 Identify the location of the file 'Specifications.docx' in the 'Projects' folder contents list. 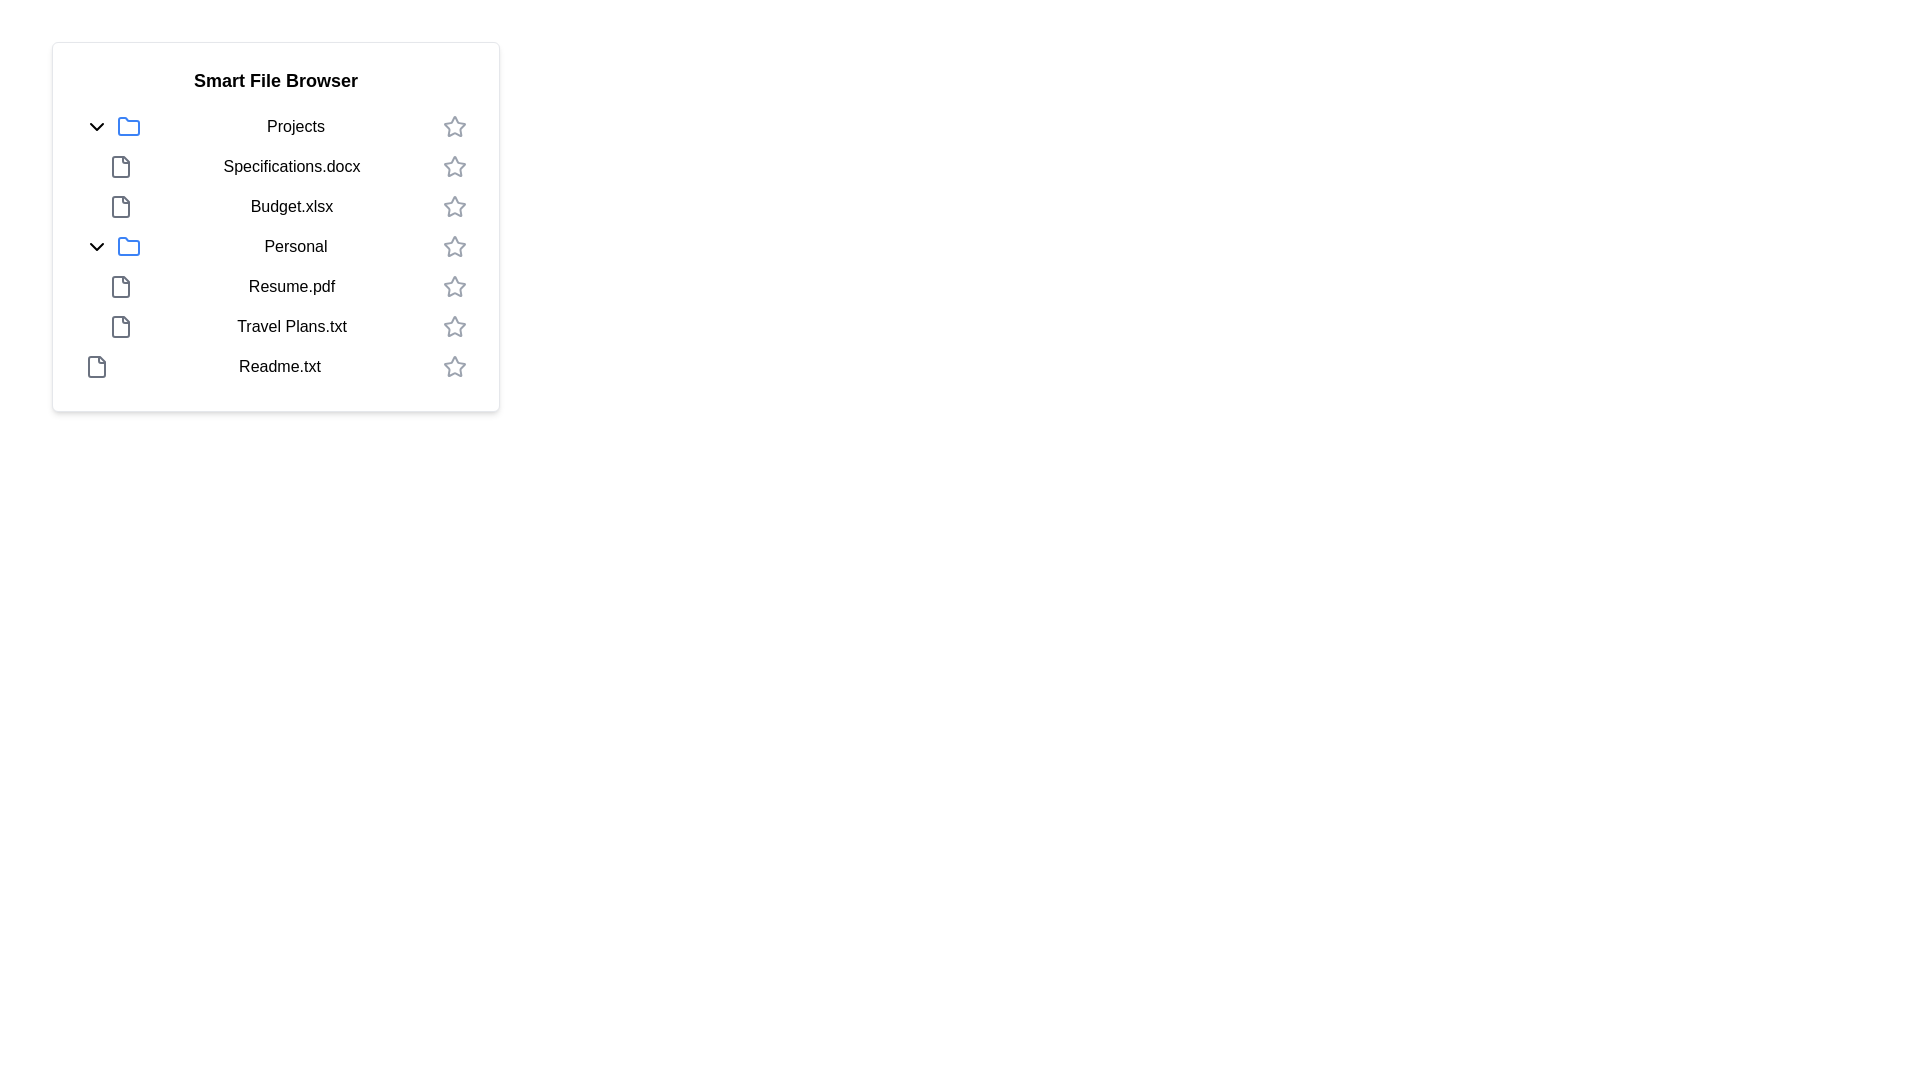
(274, 165).